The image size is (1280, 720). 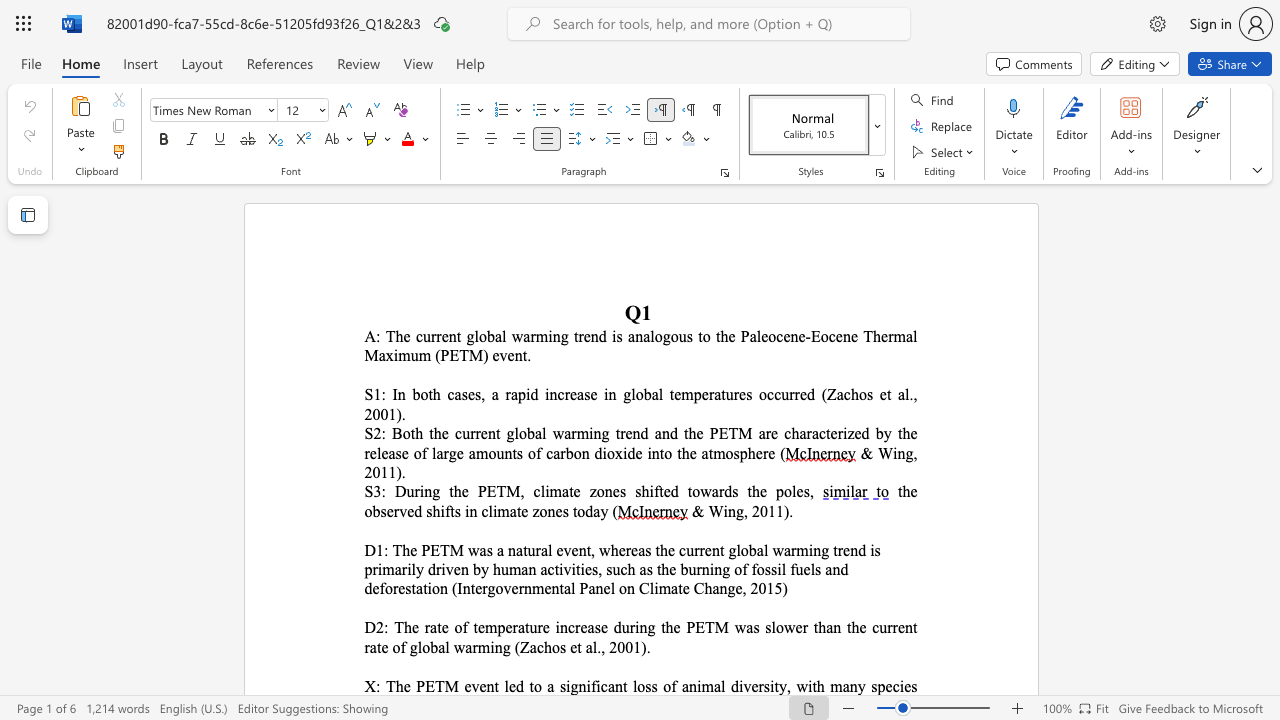 I want to click on the 1th character "E" in the text, so click(x=434, y=550).